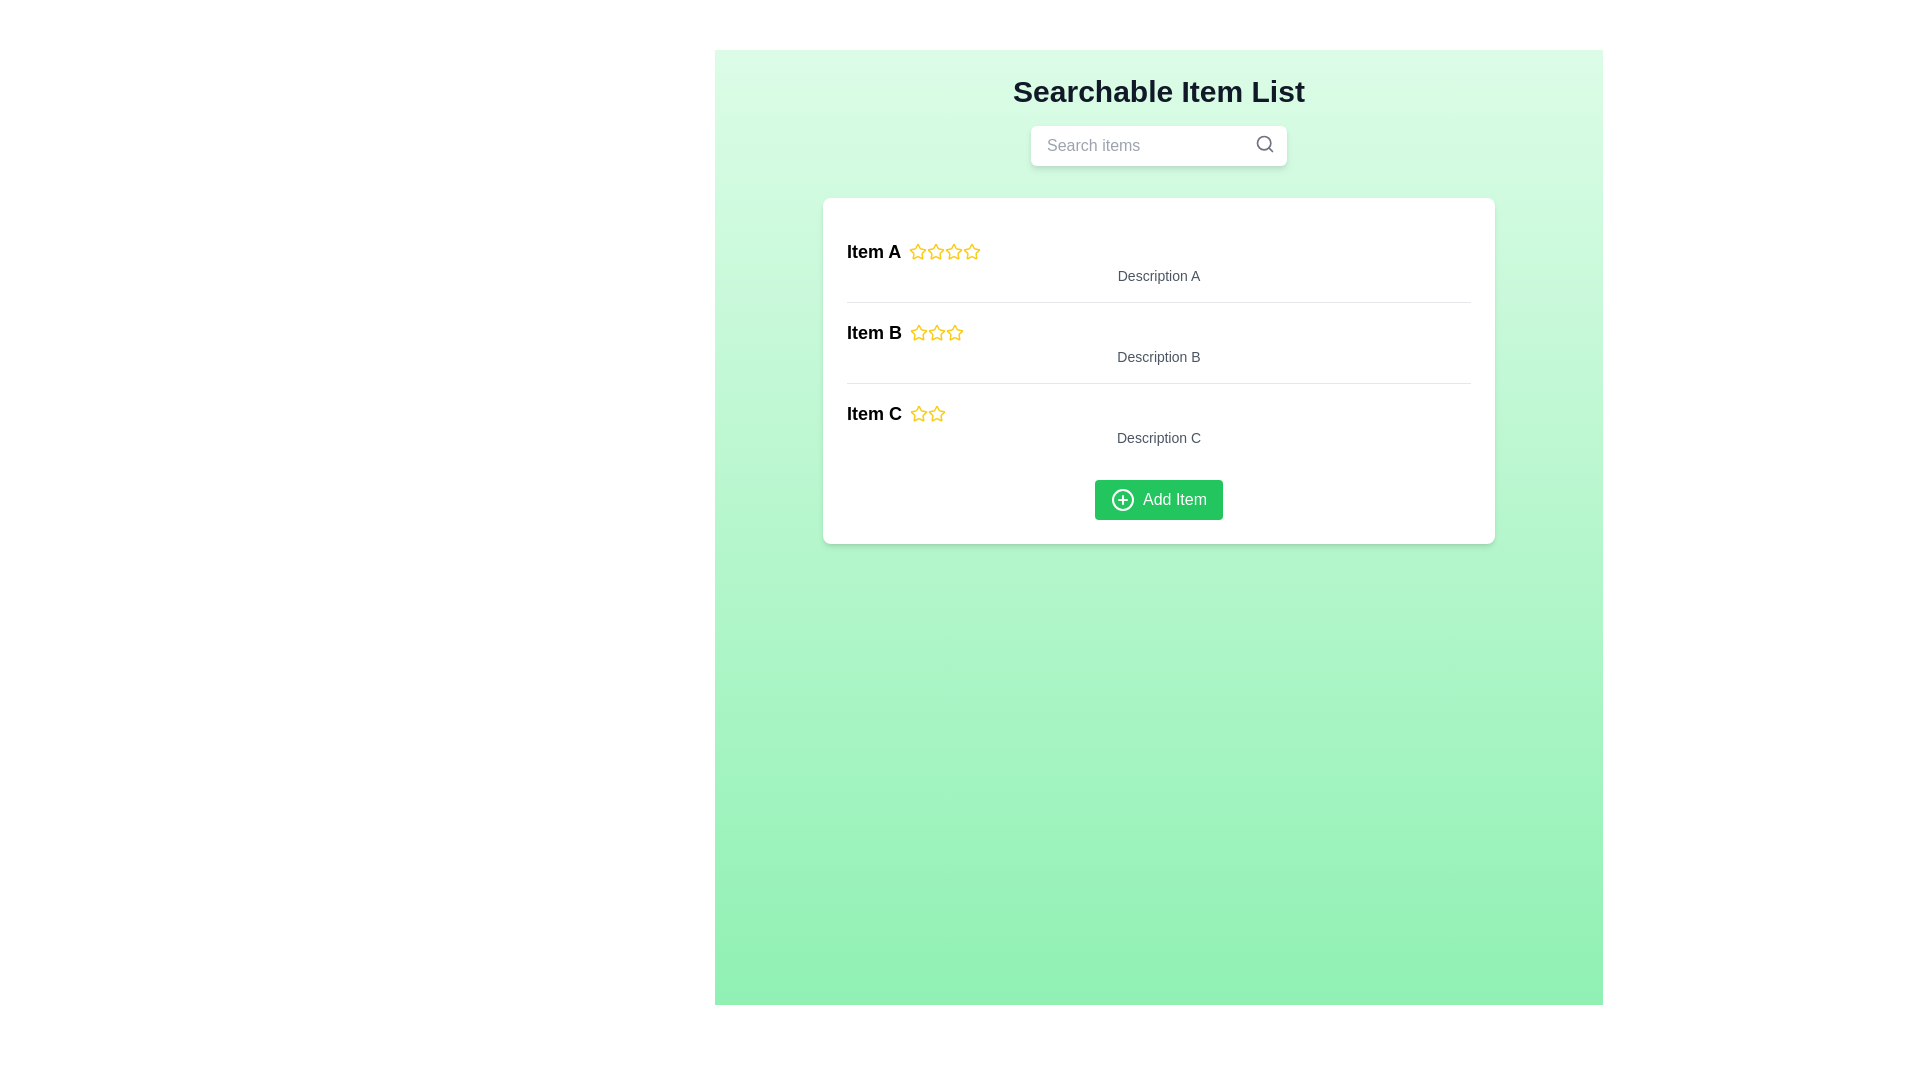  Describe the element at coordinates (935, 250) in the screenshot. I see `the second star rating icon with a yellow border` at that location.